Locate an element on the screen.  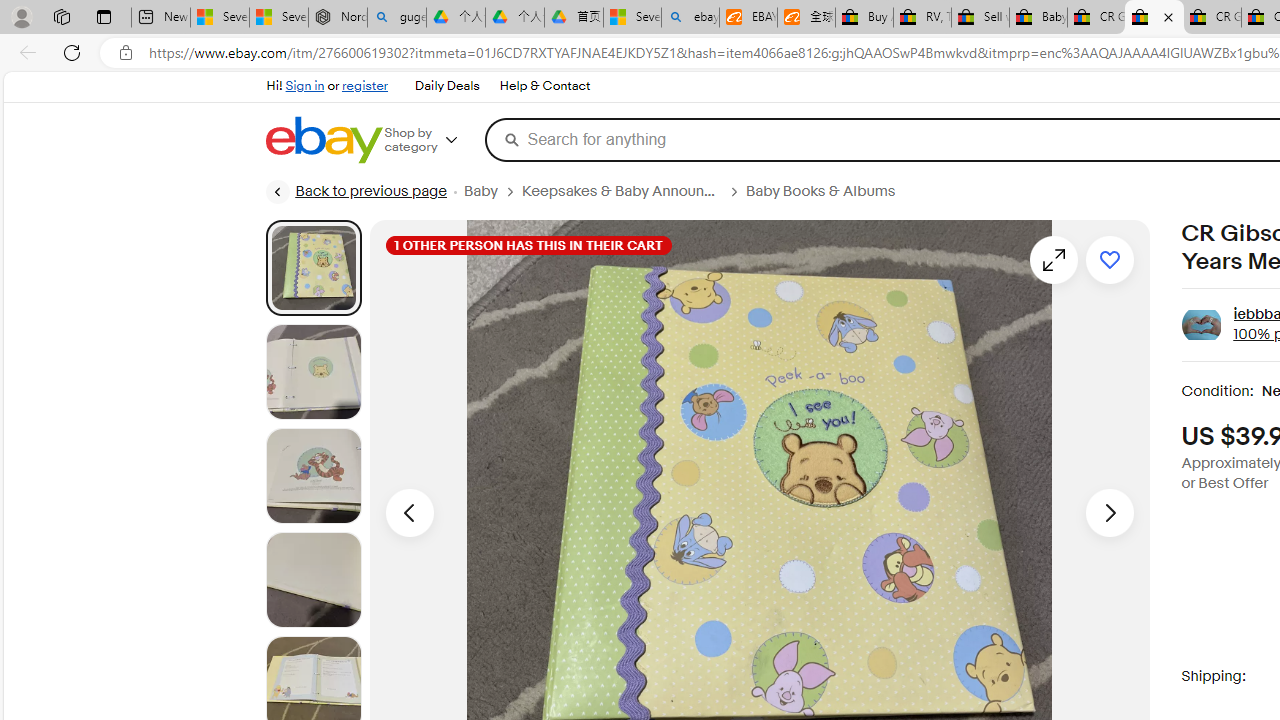
'Picture 1 of 22' is located at coordinates (312, 267).